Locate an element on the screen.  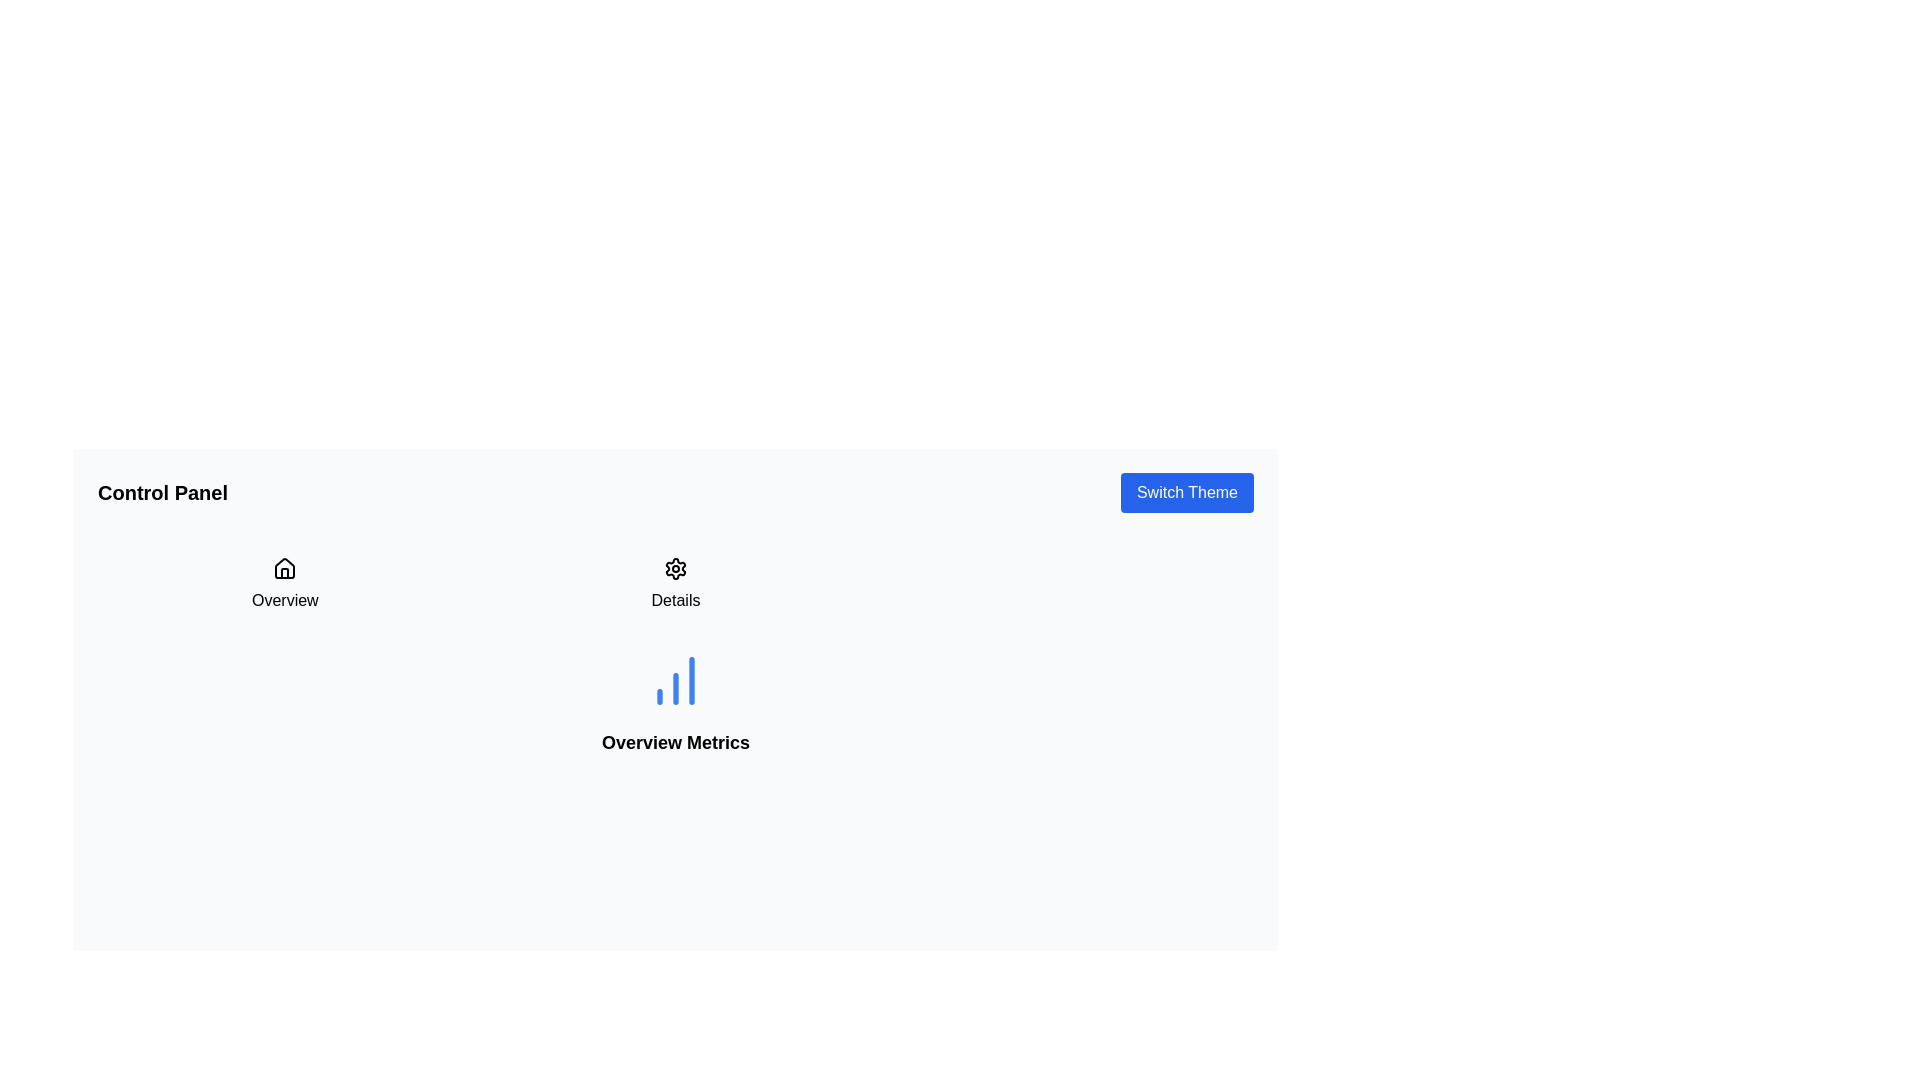
roof part of the house icon in the 'Overview' navigation option by clicking on it is located at coordinates (284, 568).